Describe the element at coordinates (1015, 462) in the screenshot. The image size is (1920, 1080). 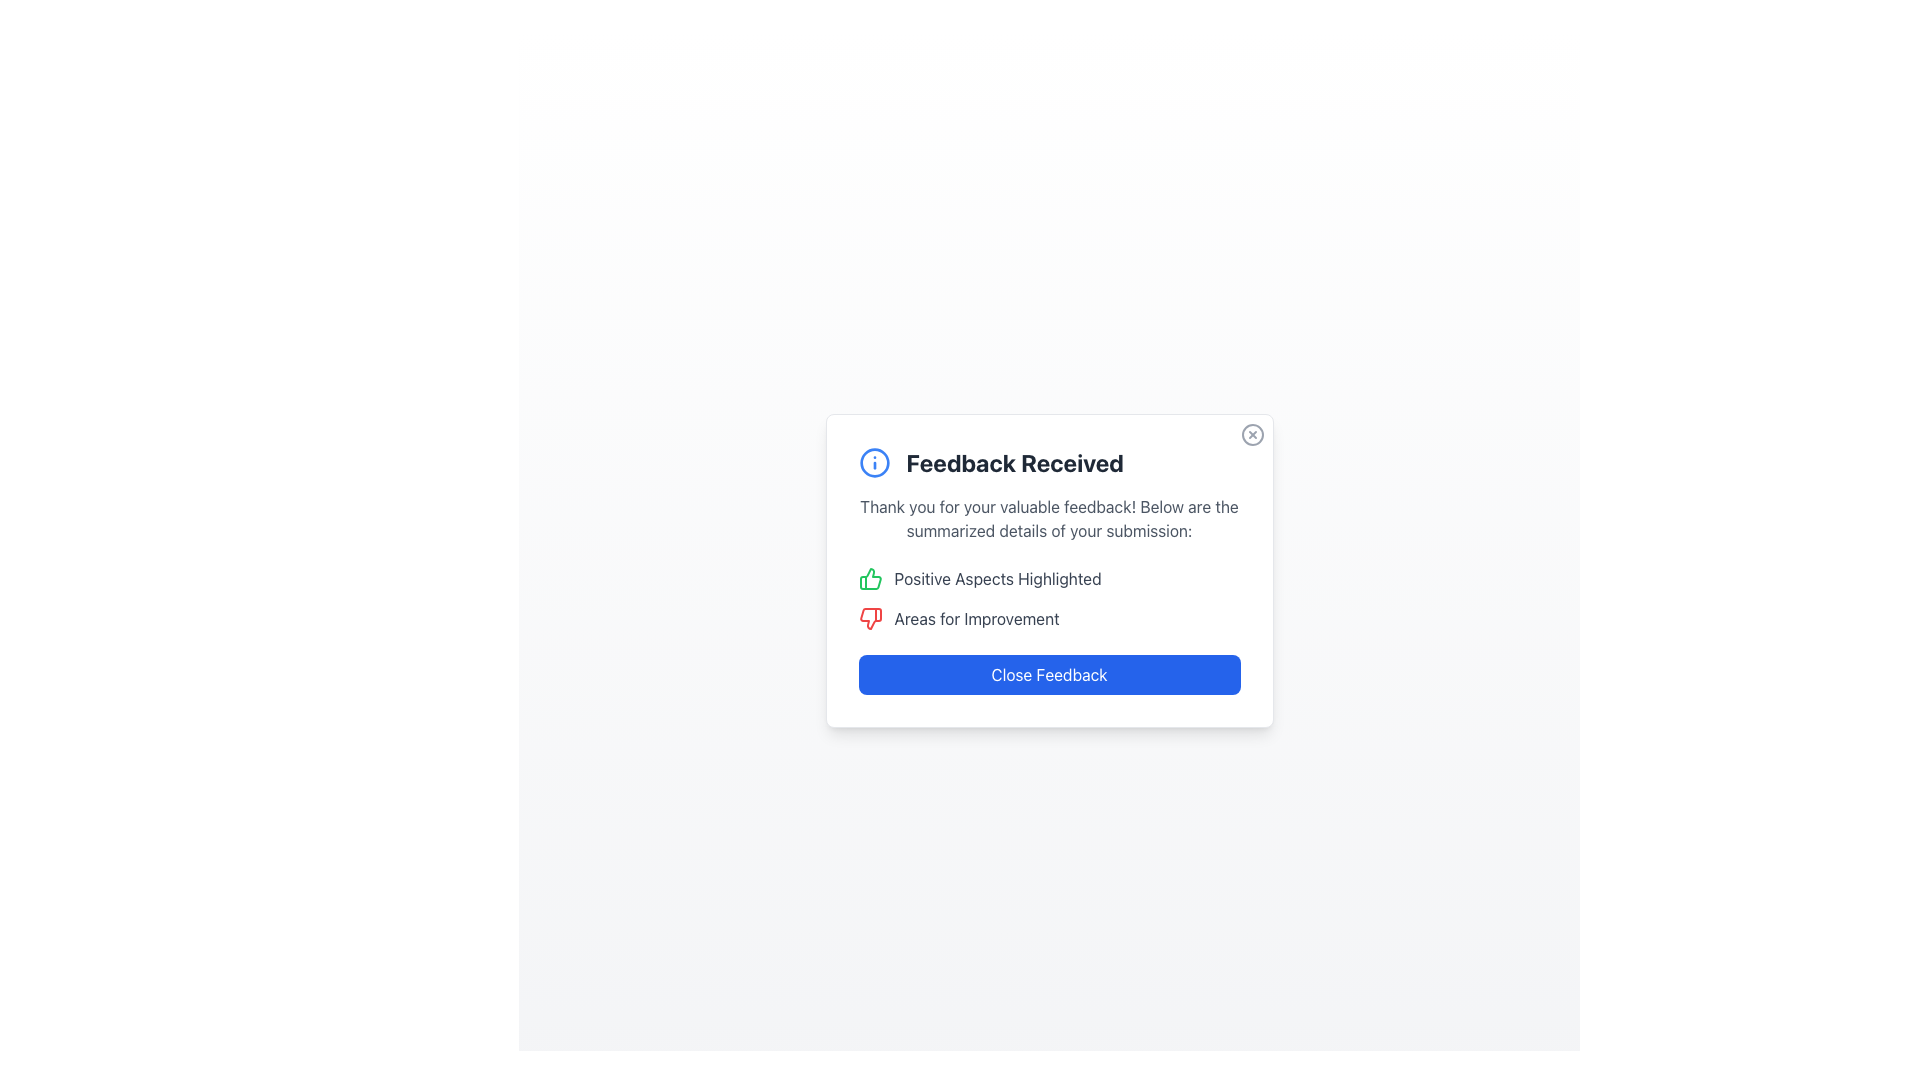
I see `the bold text heading displaying 'Feedback Received' which is located to the right of an informational icon in the feedback modal` at that location.